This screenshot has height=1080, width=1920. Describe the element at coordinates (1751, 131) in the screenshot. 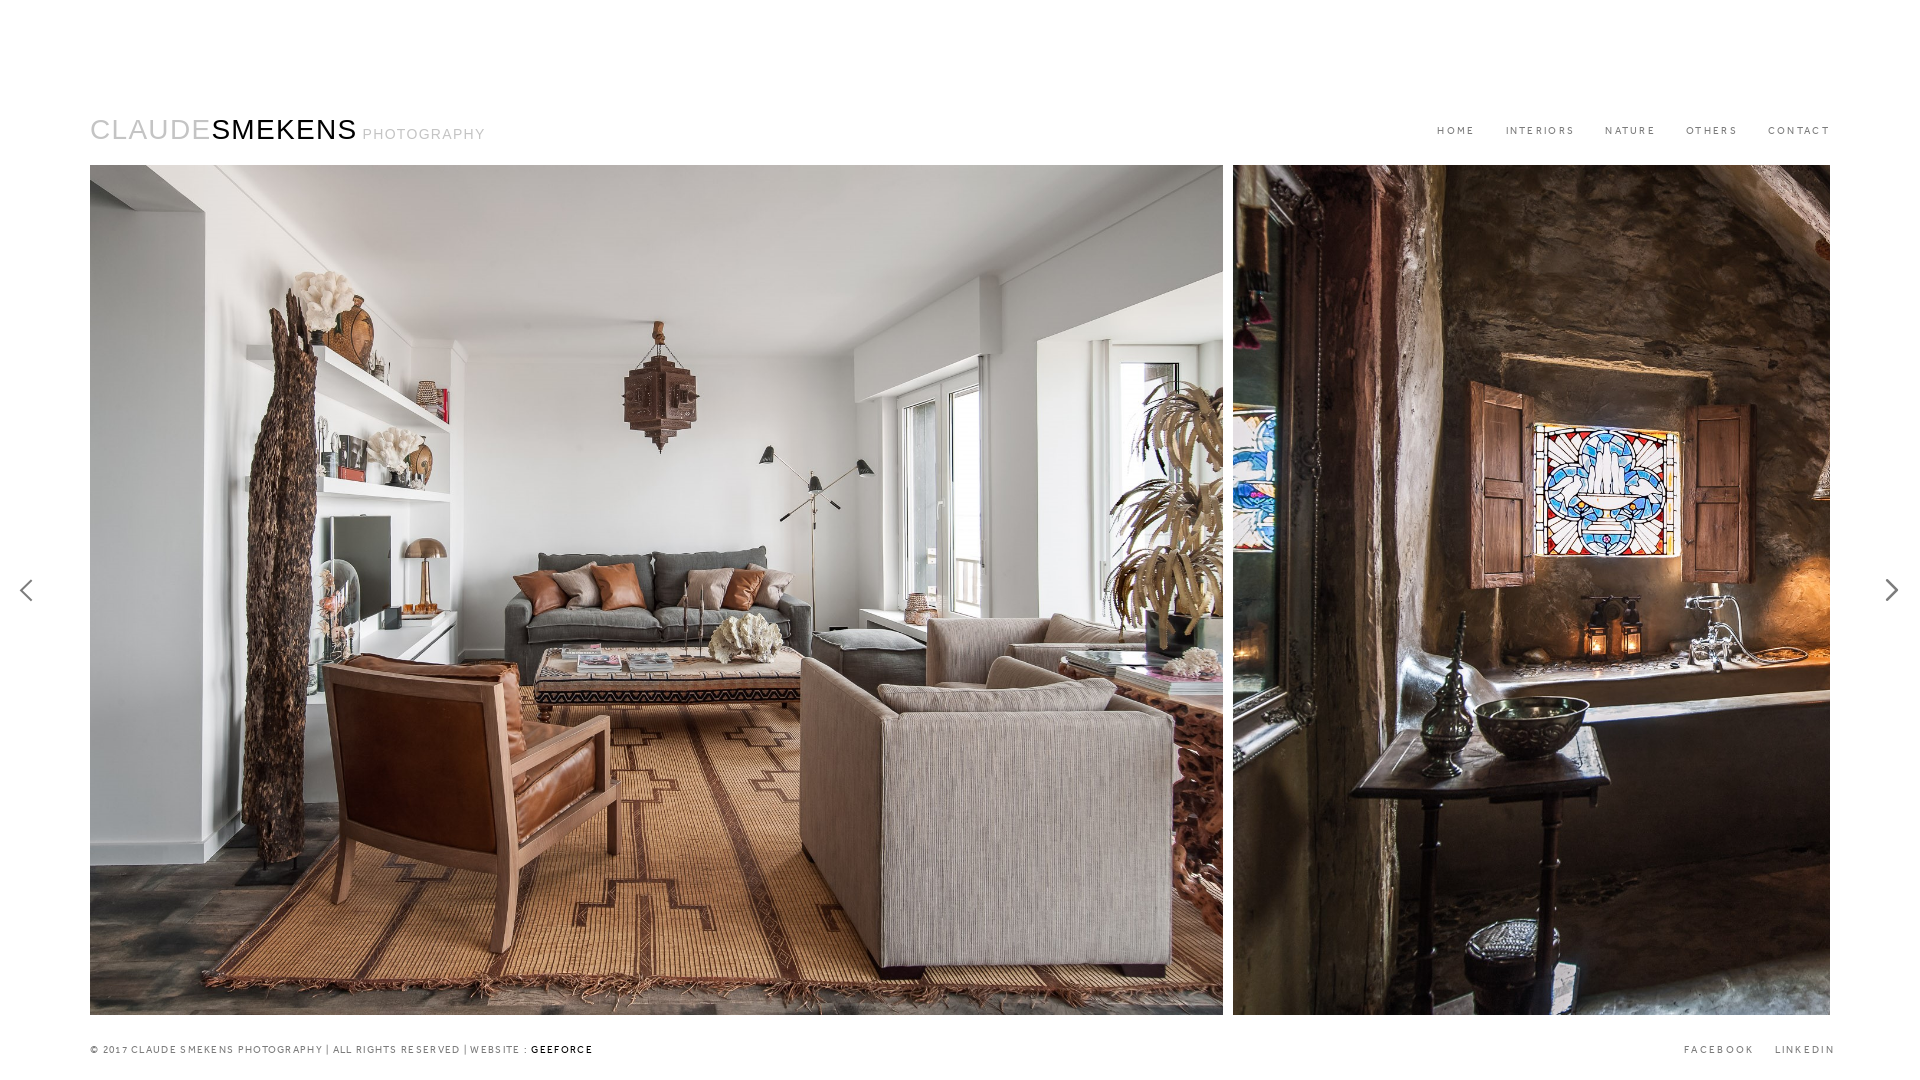

I see `'CONTACT'` at that location.